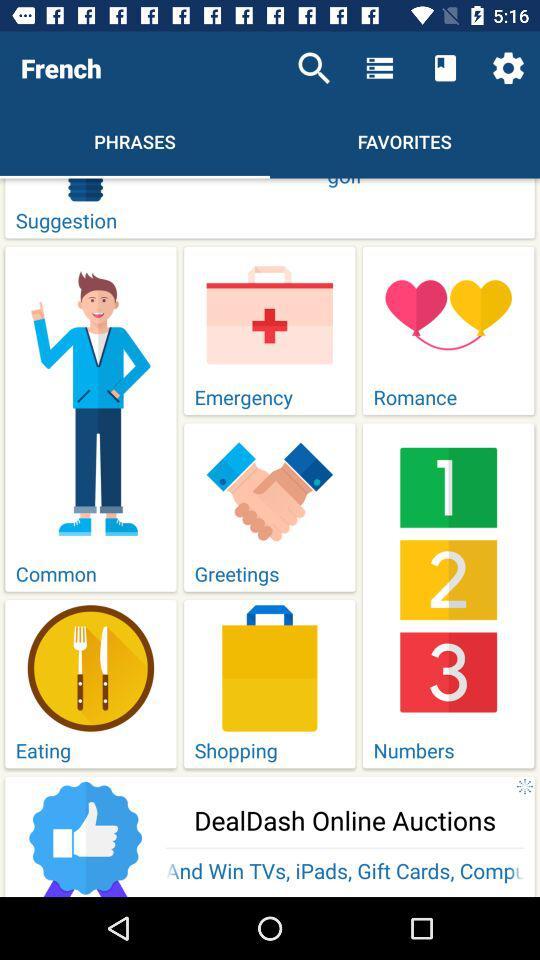 The width and height of the screenshot is (540, 960). I want to click on the icon next to the french, so click(314, 68).